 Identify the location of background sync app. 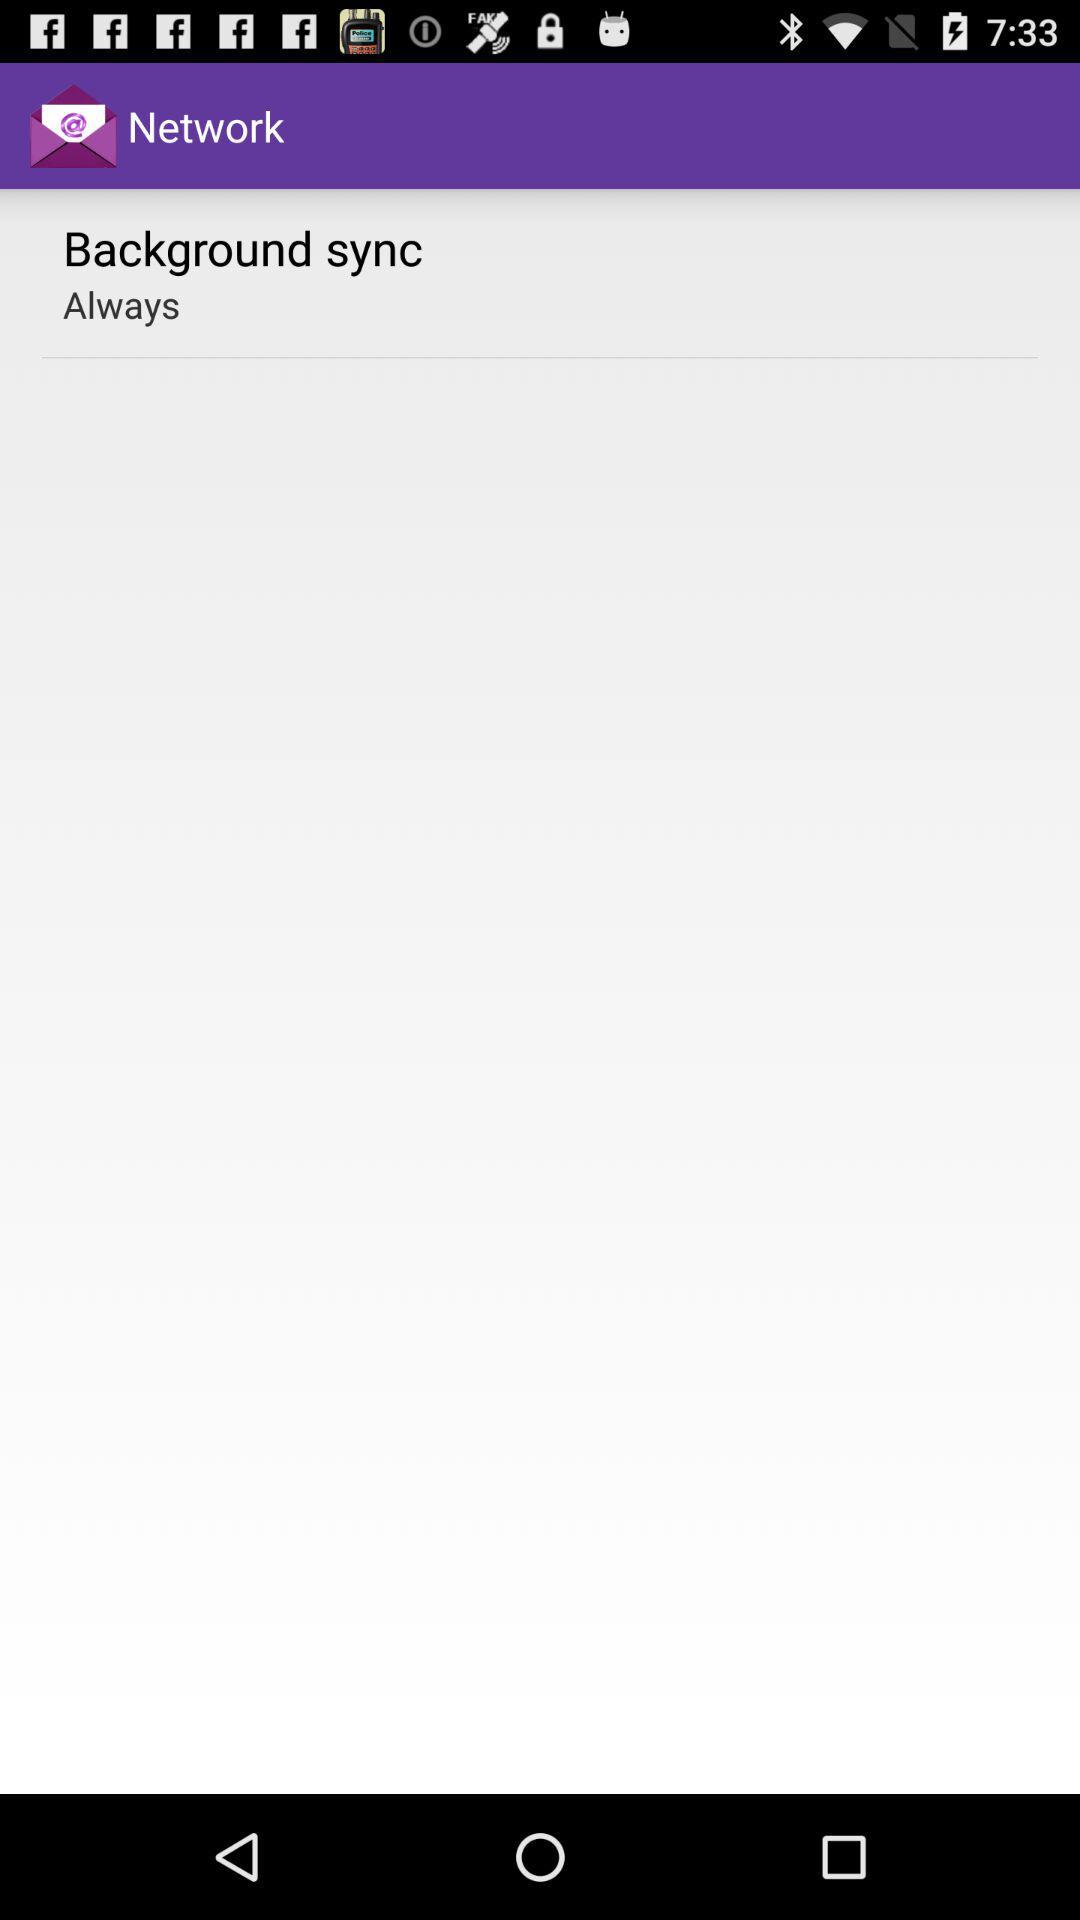
(242, 246).